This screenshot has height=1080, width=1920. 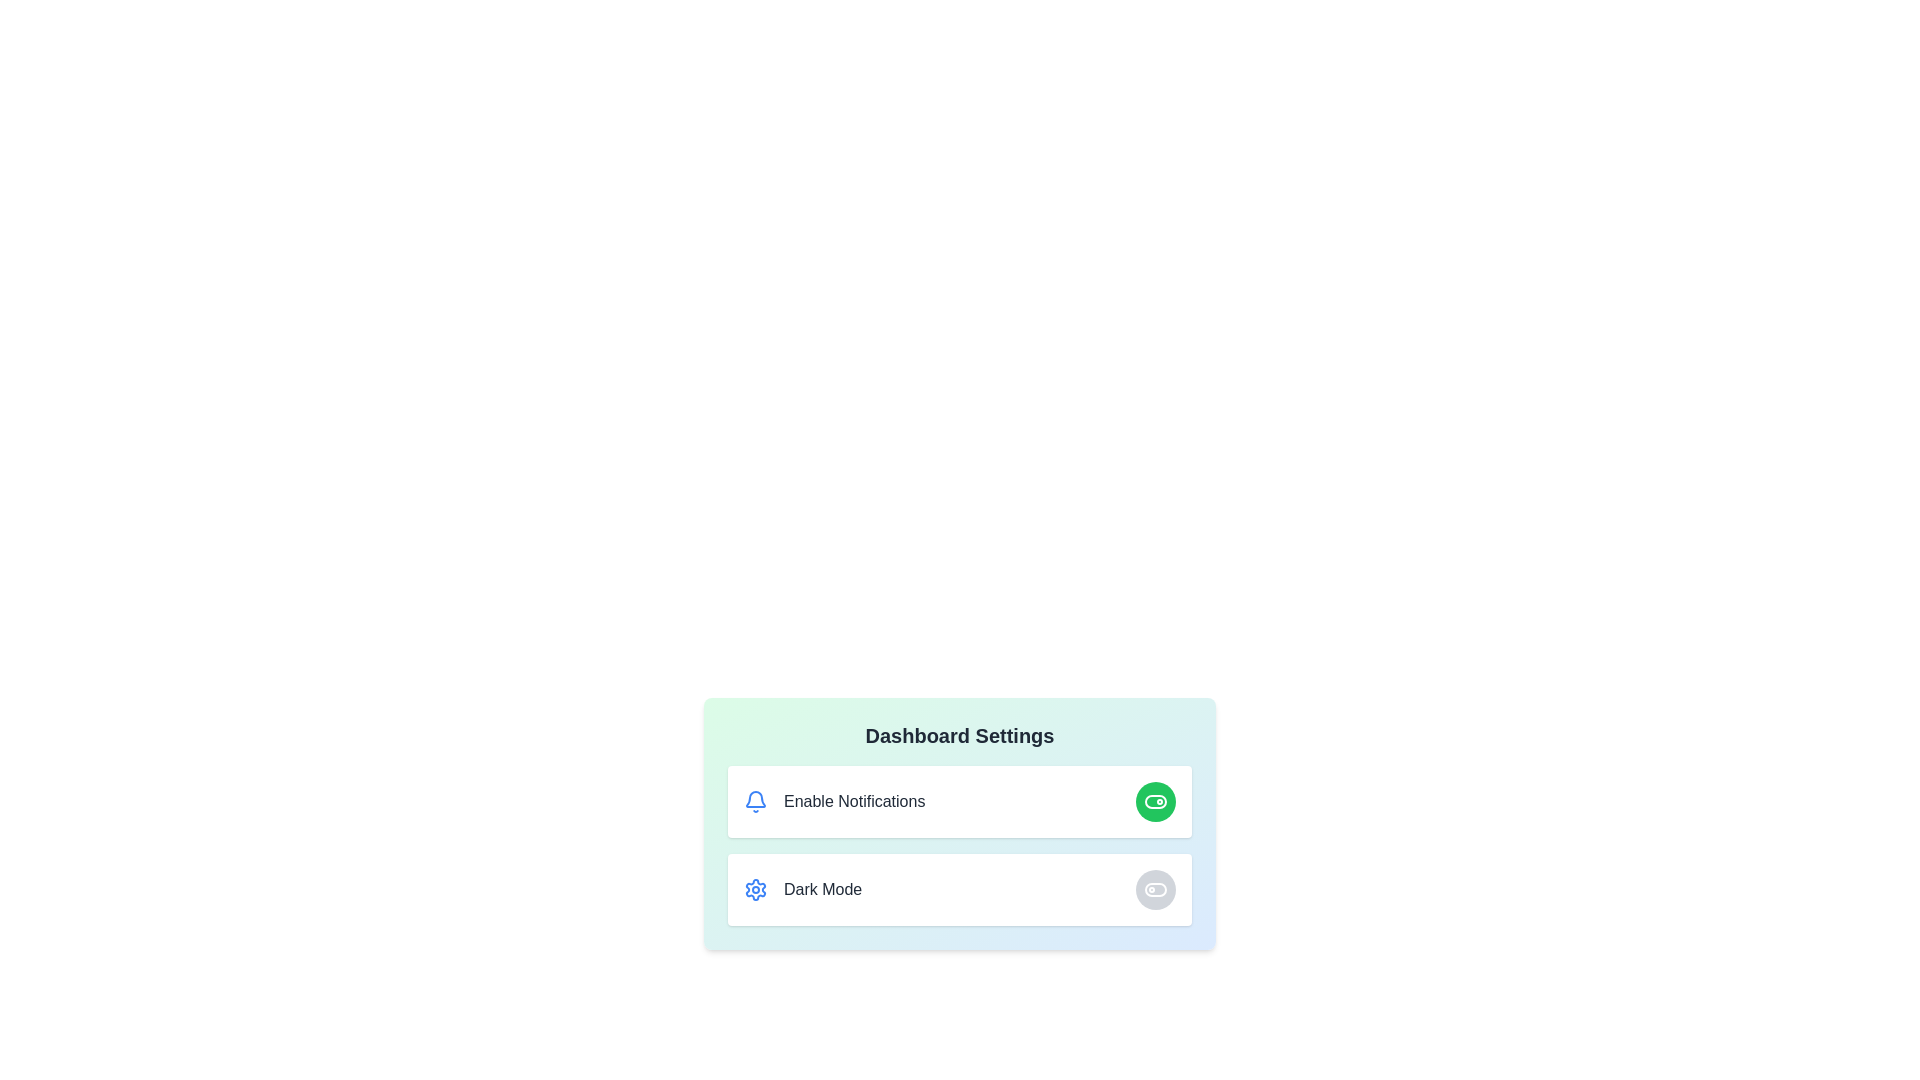 I want to click on the background shape of the toggle switch for the 'Dark Mode' setting in the 'Dashboard Settings' card, which visually distinguishes the inactive state, so click(x=1156, y=889).